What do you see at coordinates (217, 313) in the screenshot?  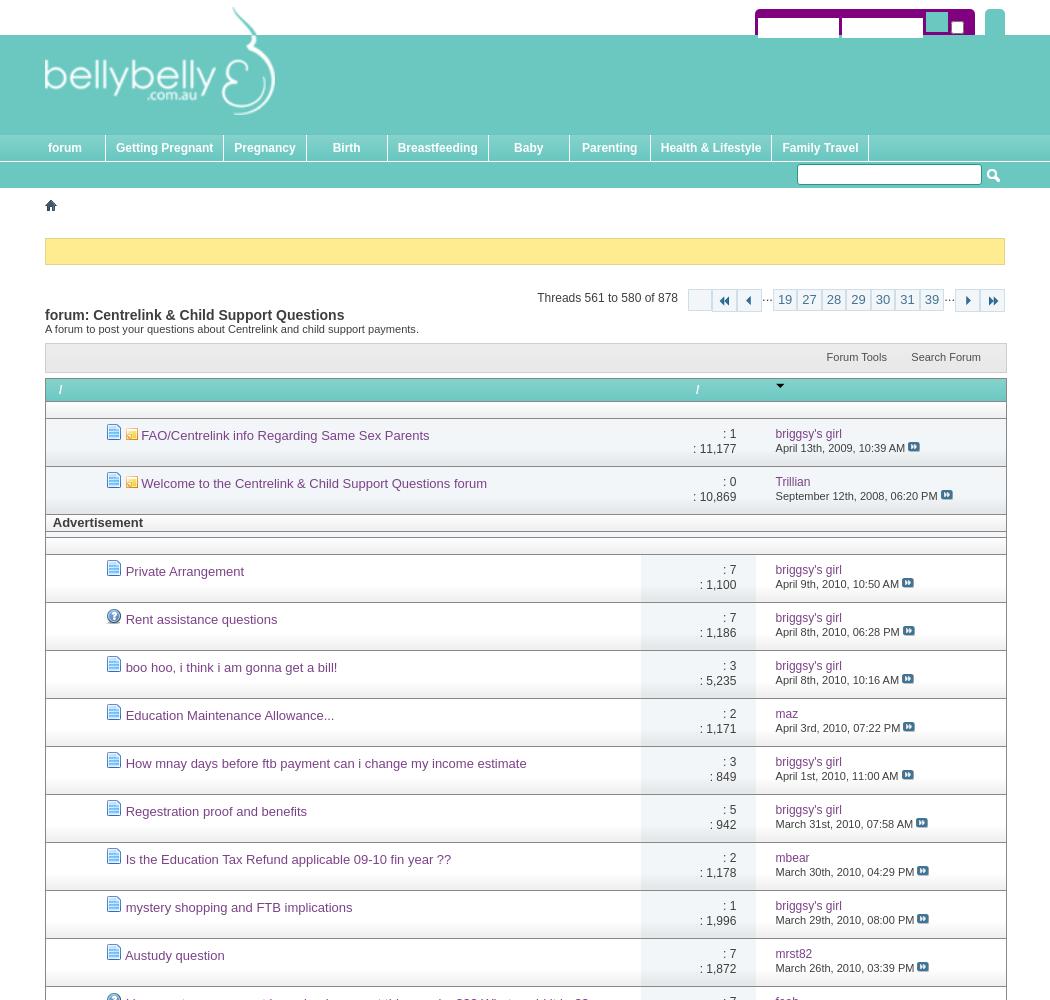 I see `'Centrelink & Child Support Questions'` at bounding box center [217, 313].